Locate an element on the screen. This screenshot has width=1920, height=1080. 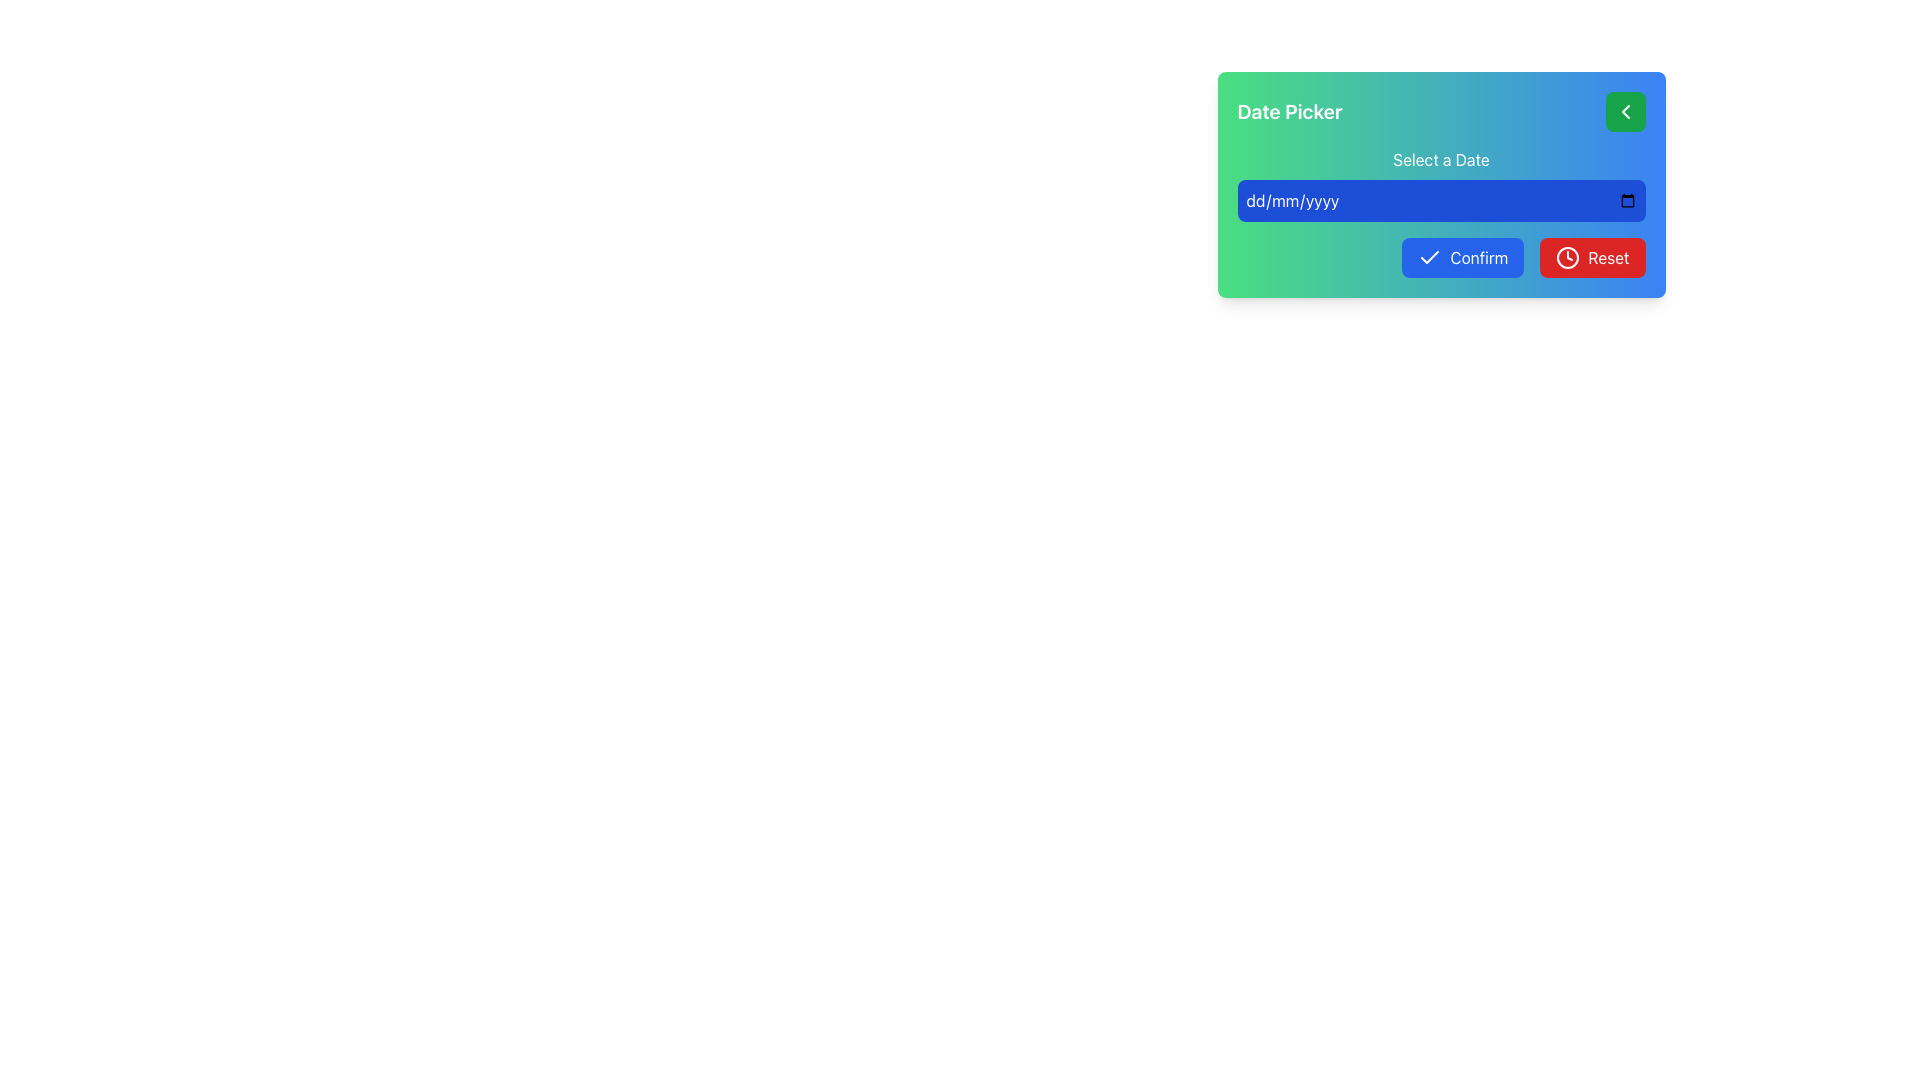
the rectangular blue 'Confirm' button with white text and a checkmark icon, located in the bottom-right section of the dialog box is located at coordinates (1463, 257).